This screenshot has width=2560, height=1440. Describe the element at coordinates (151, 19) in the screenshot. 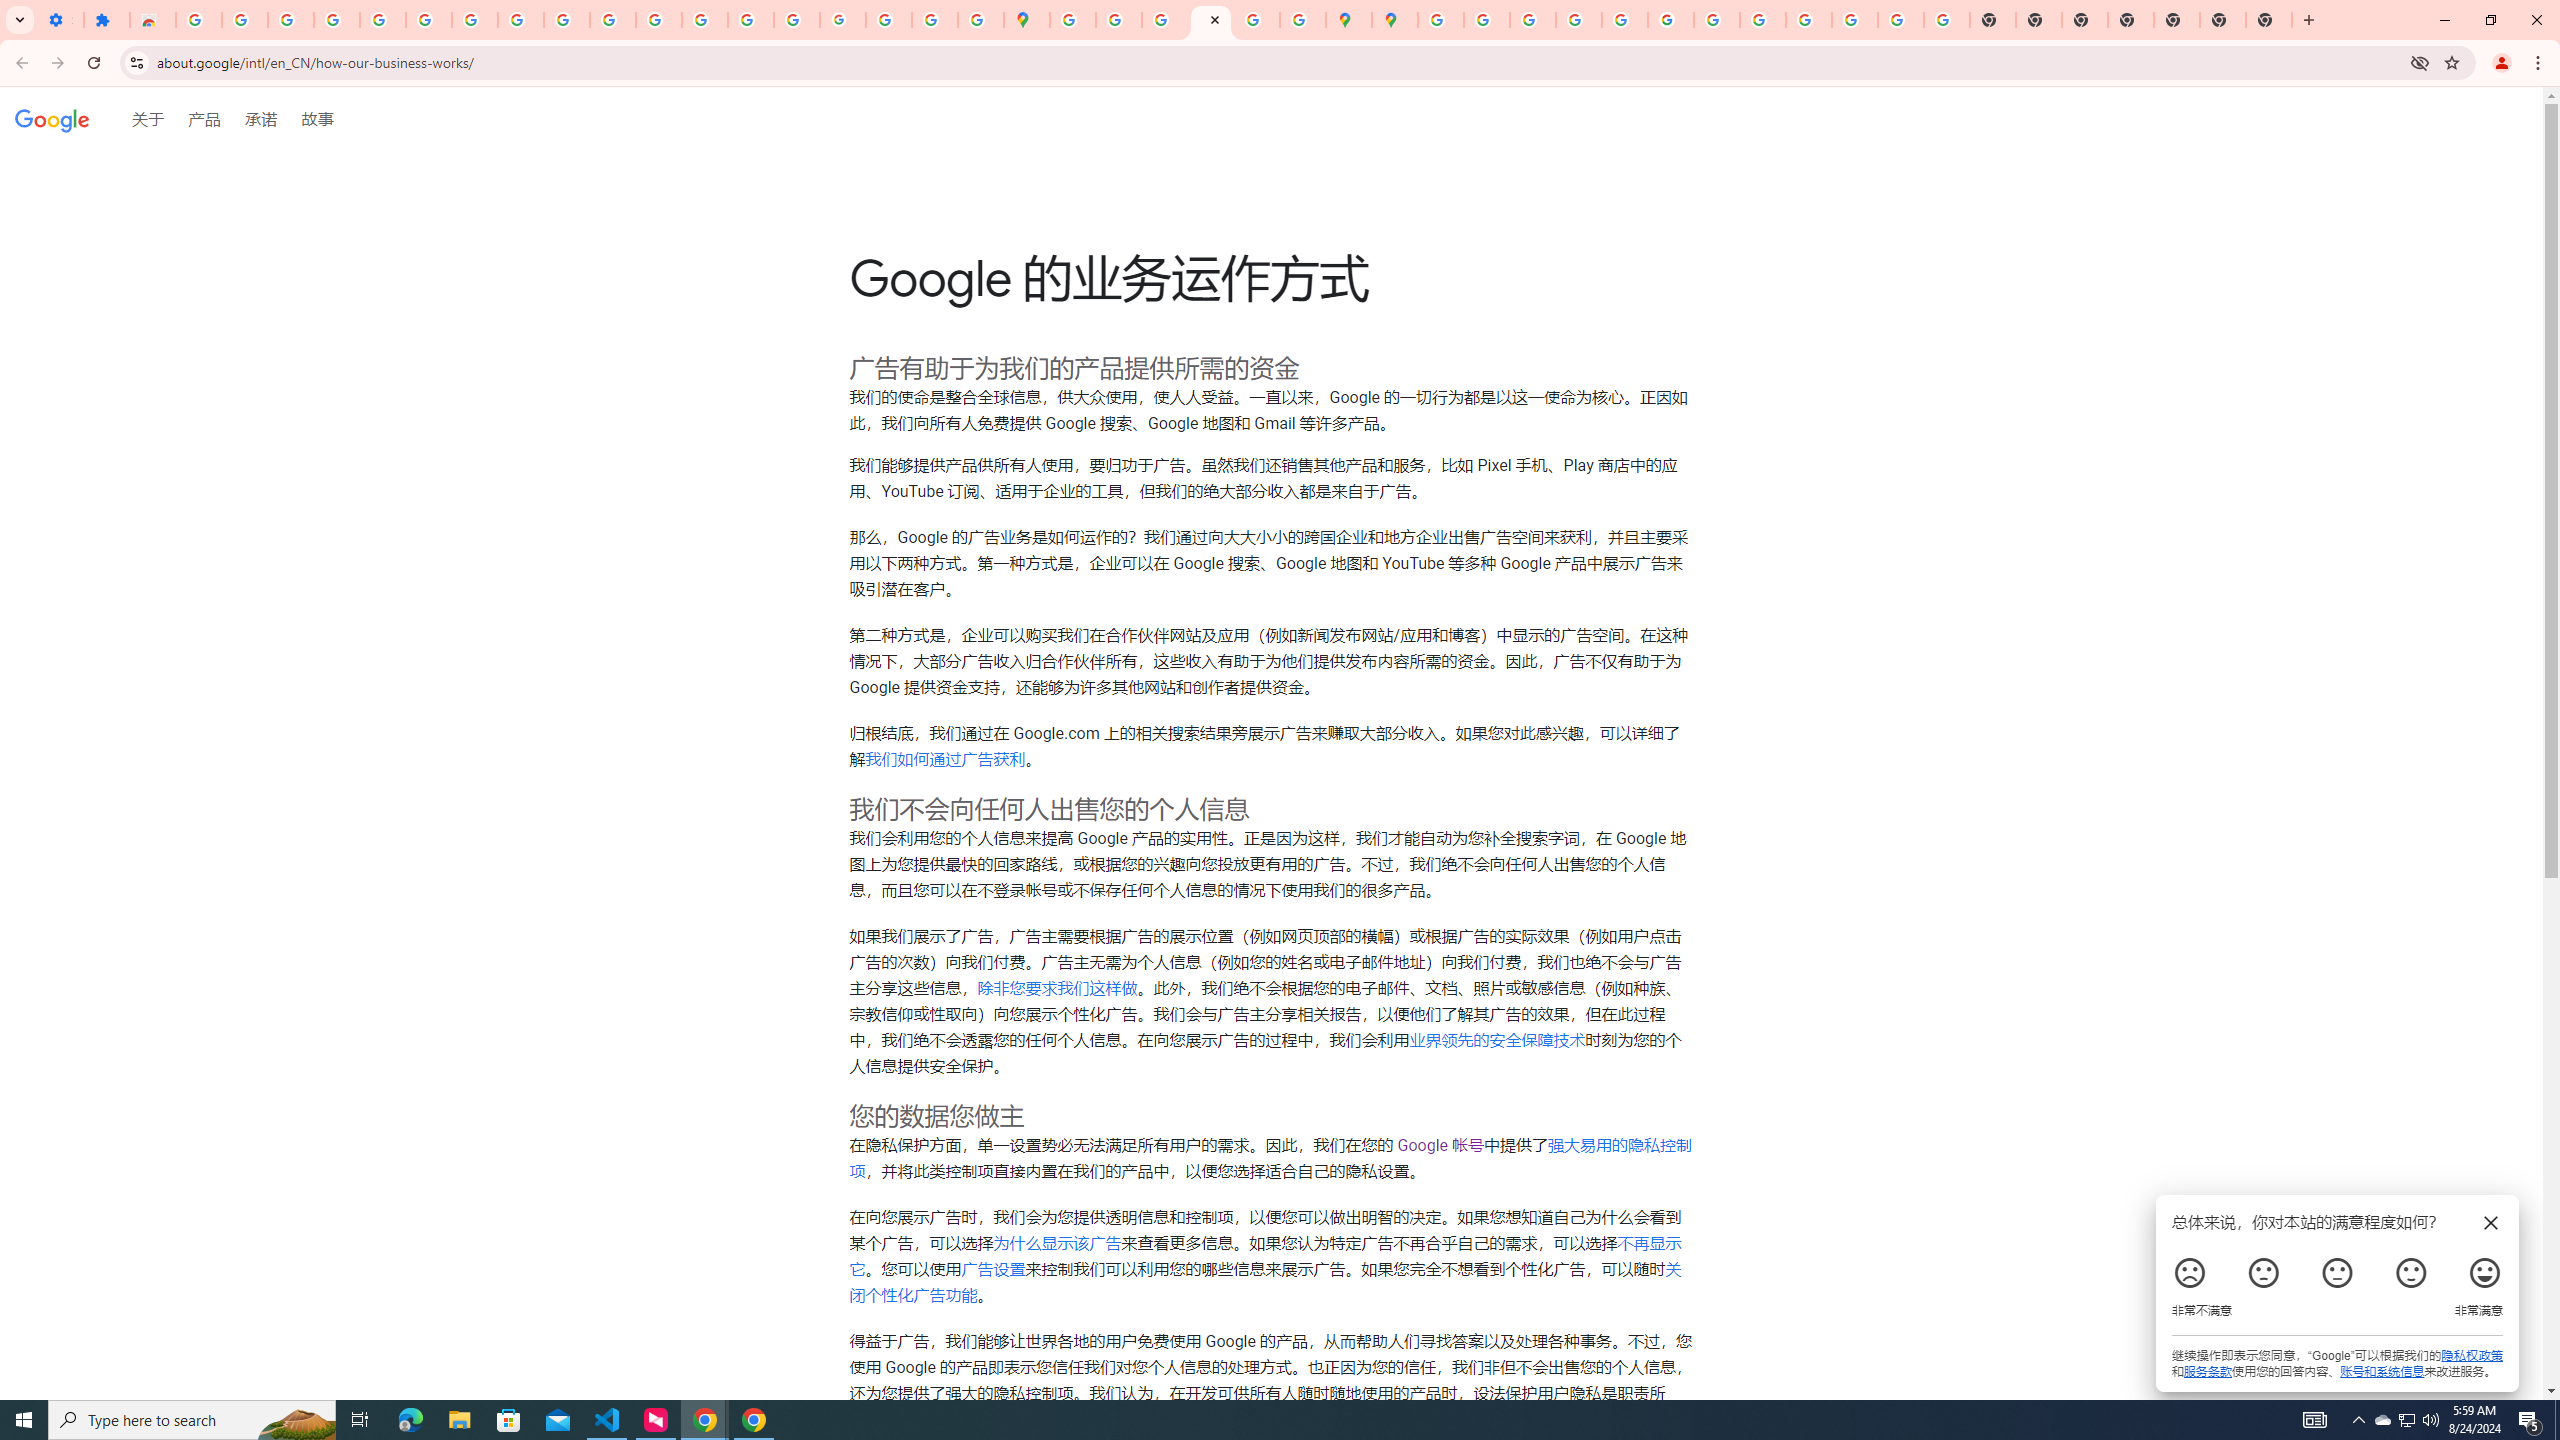

I see `'Reviews: Helix Fruit Jump Arcade Game'` at that location.